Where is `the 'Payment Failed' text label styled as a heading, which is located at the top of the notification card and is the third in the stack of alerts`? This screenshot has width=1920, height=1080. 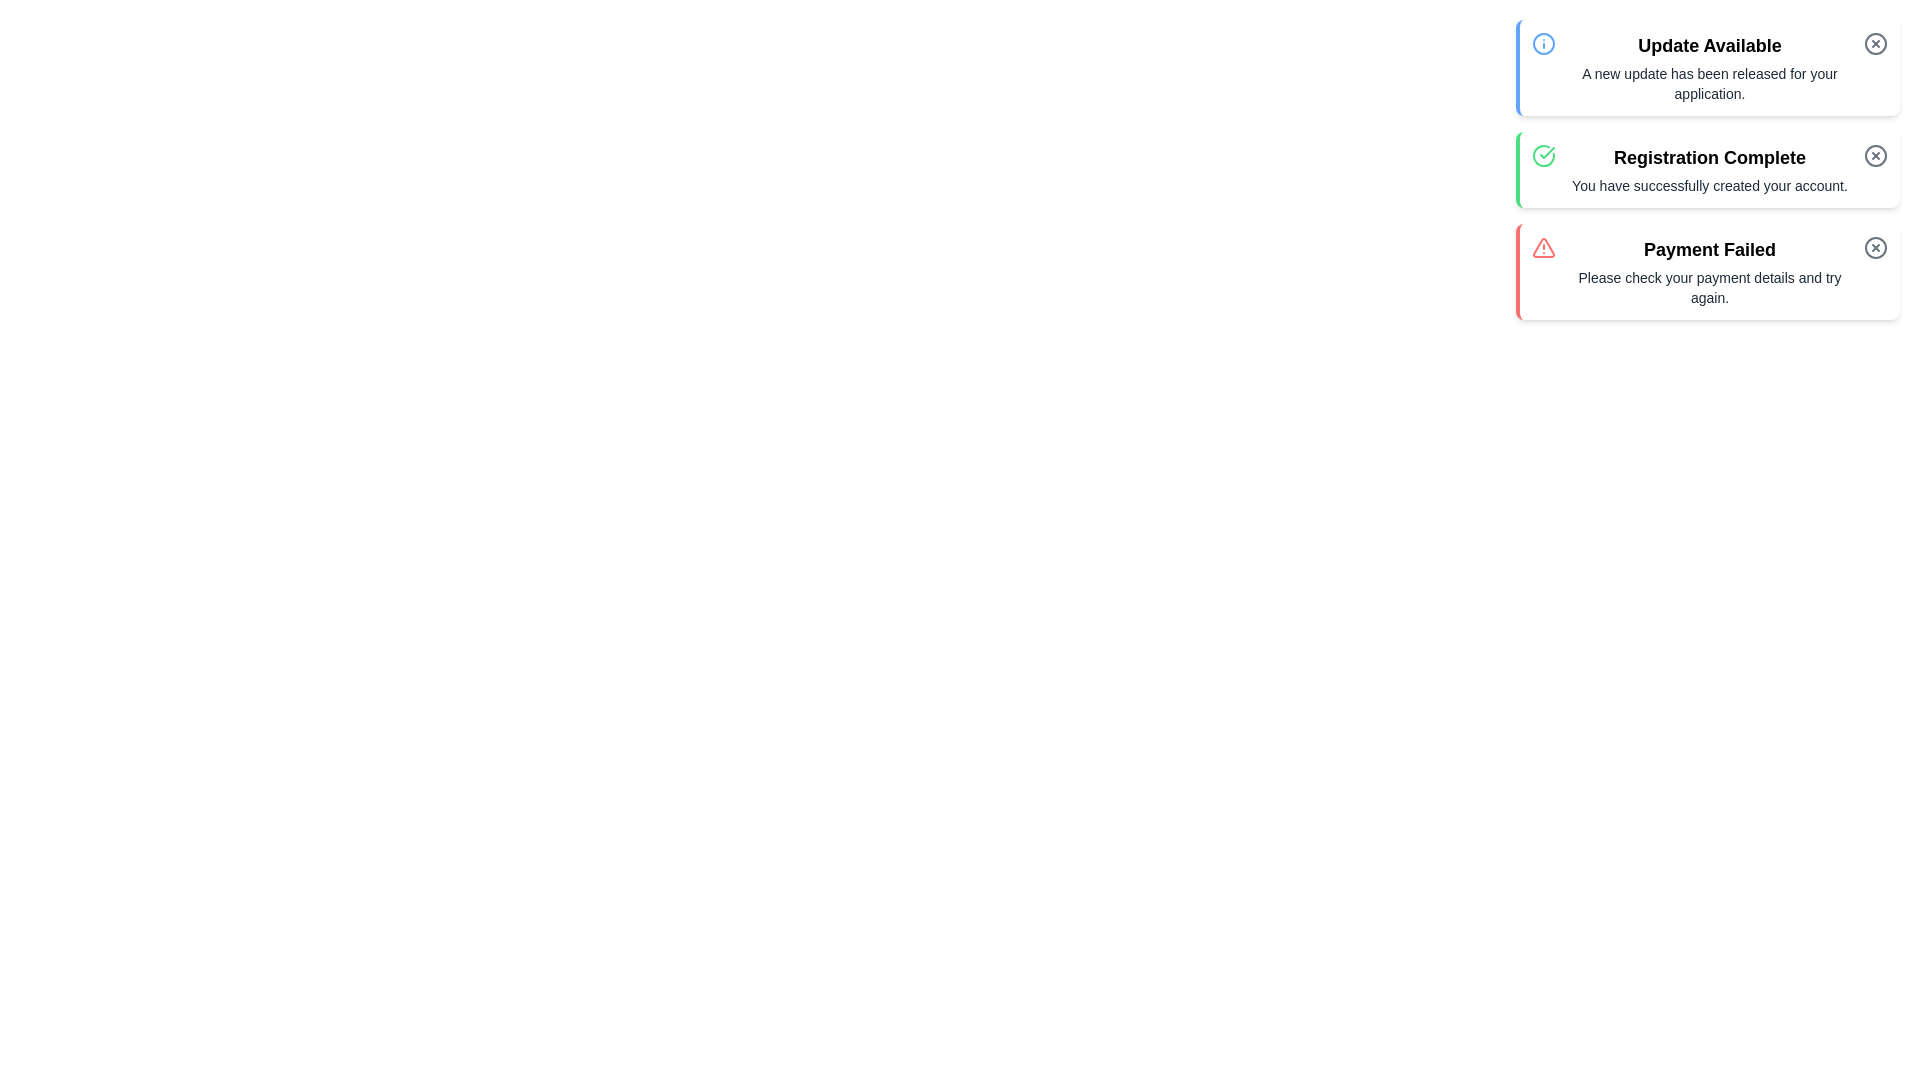 the 'Payment Failed' text label styled as a heading, which is located at the top of the notification card and is the third in the stack of alerts is located at coordinates (1708, 249).